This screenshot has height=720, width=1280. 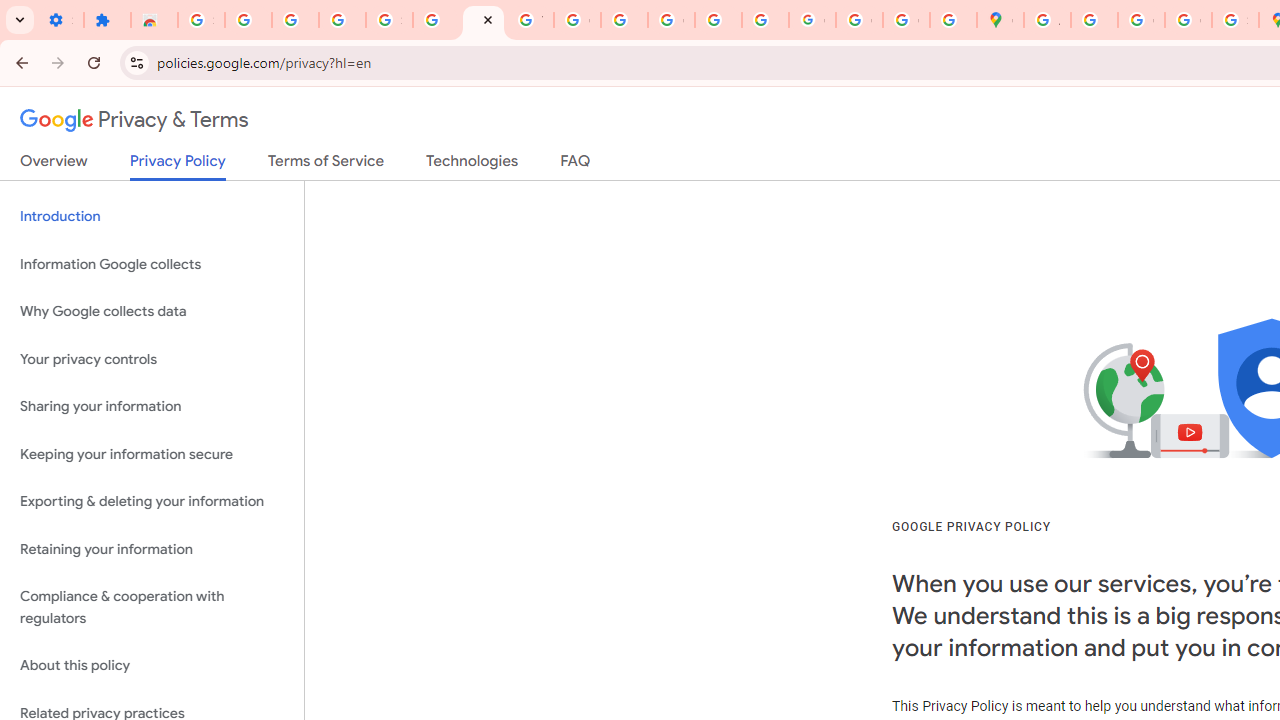 I want to click on 'Safety in Our Products - Google Safety Center', so click(x=1234, y=20).